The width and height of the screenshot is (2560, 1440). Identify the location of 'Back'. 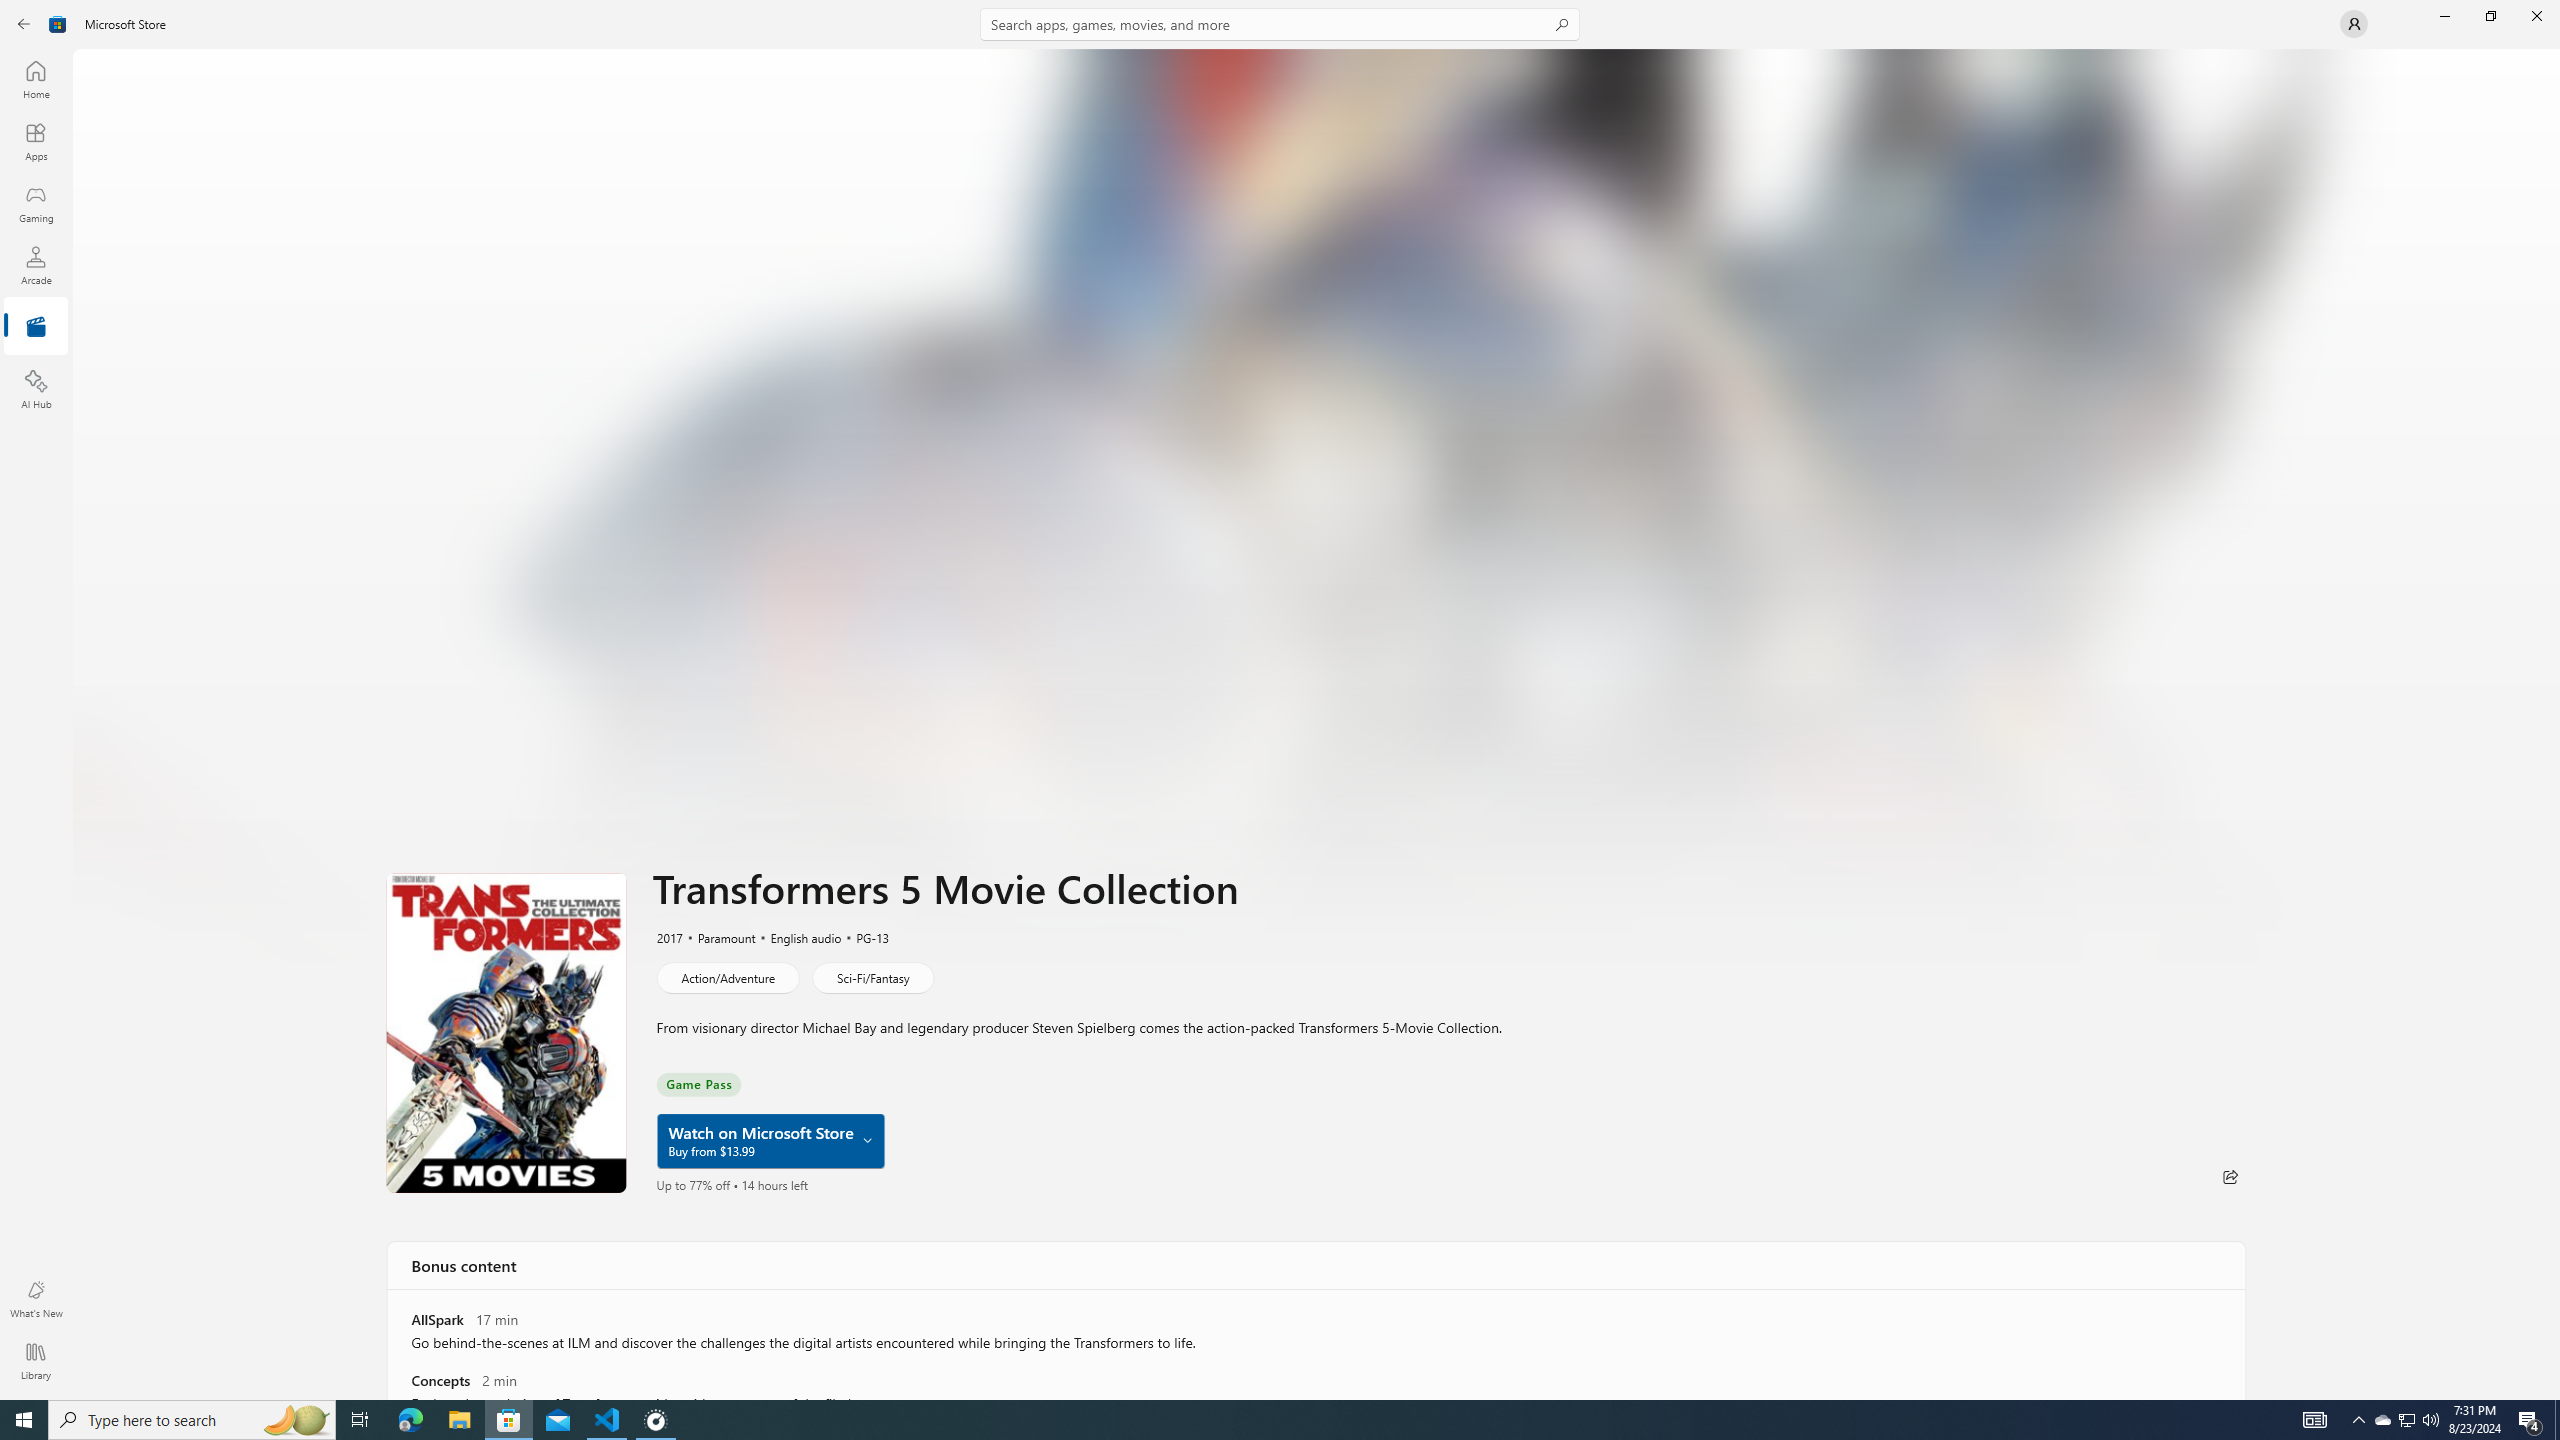
(24, 22).